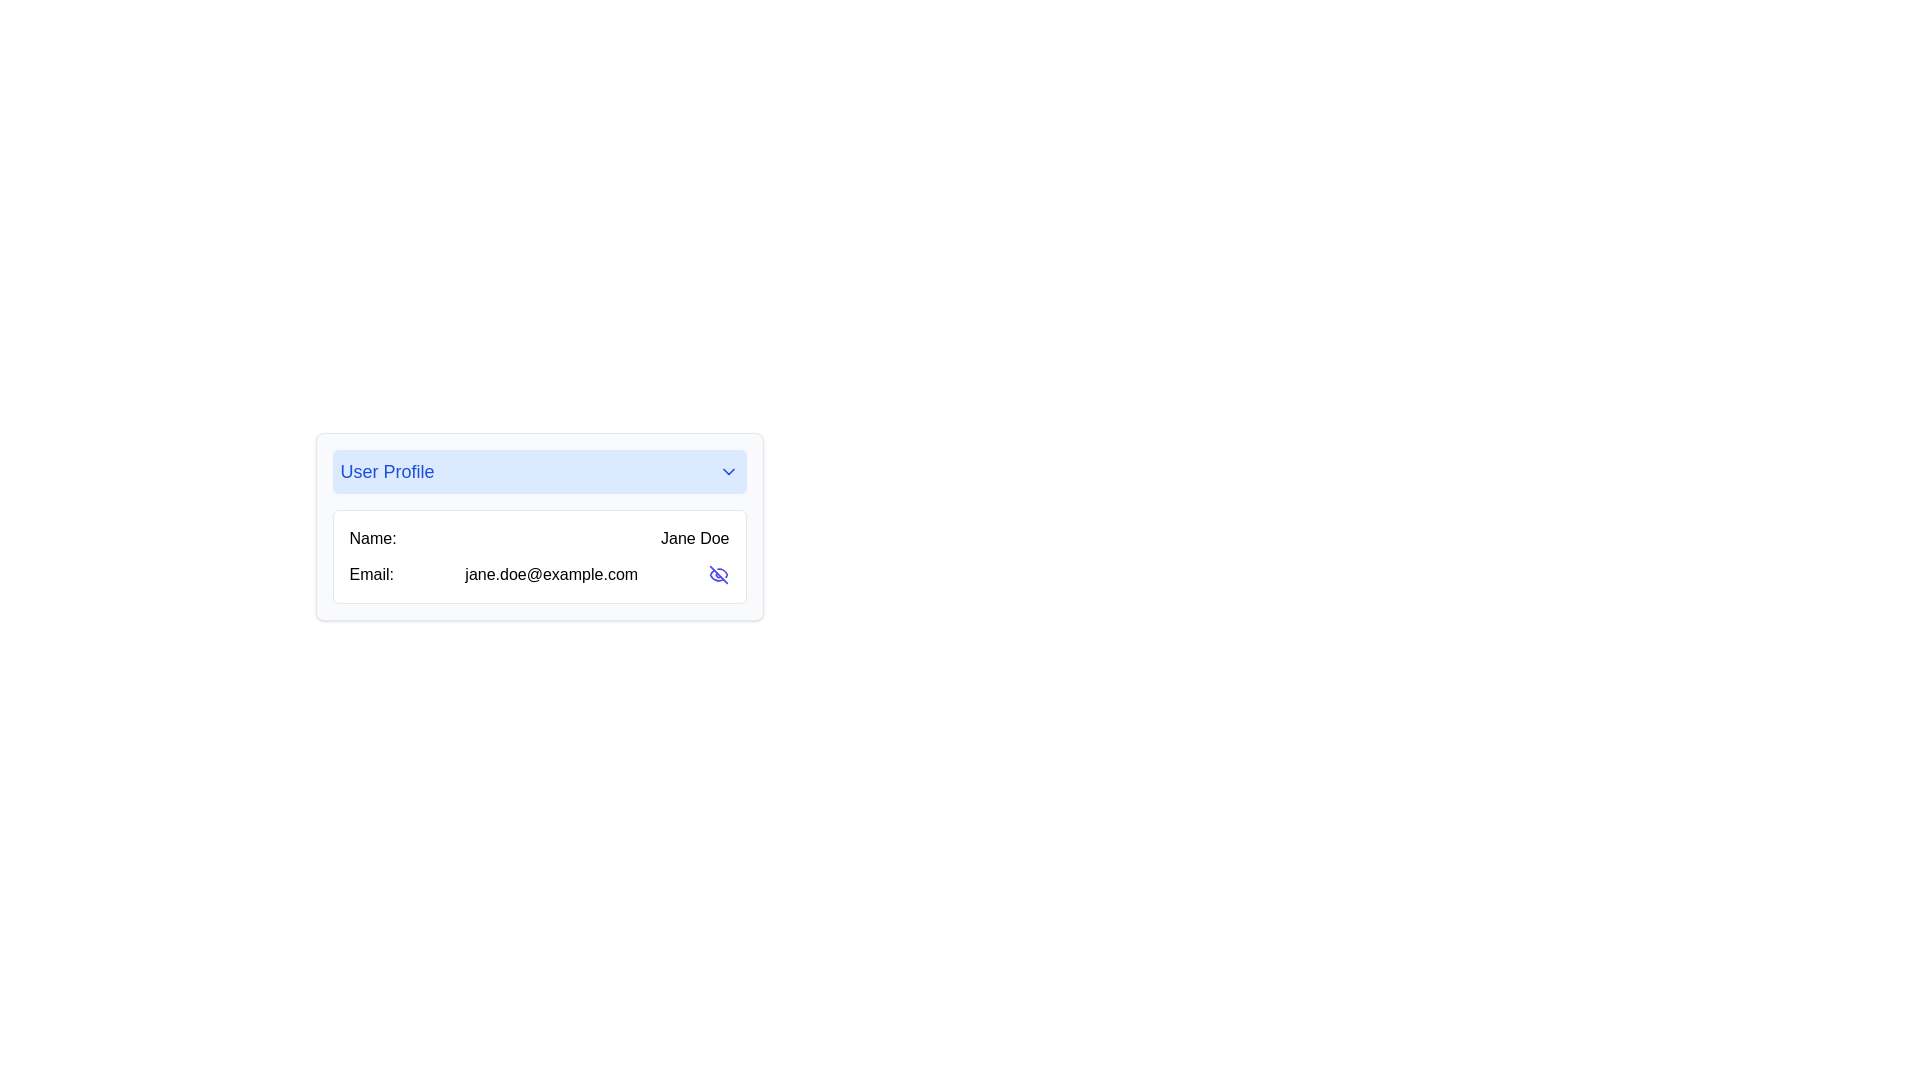  What do you see at coordinates (695, 538) in the screenshot?
I see `the text label displaying the user's name 'Jane Doe' in the user profile section, which is located to the right of the label 'Name:'` at bounding box center [695, 538].